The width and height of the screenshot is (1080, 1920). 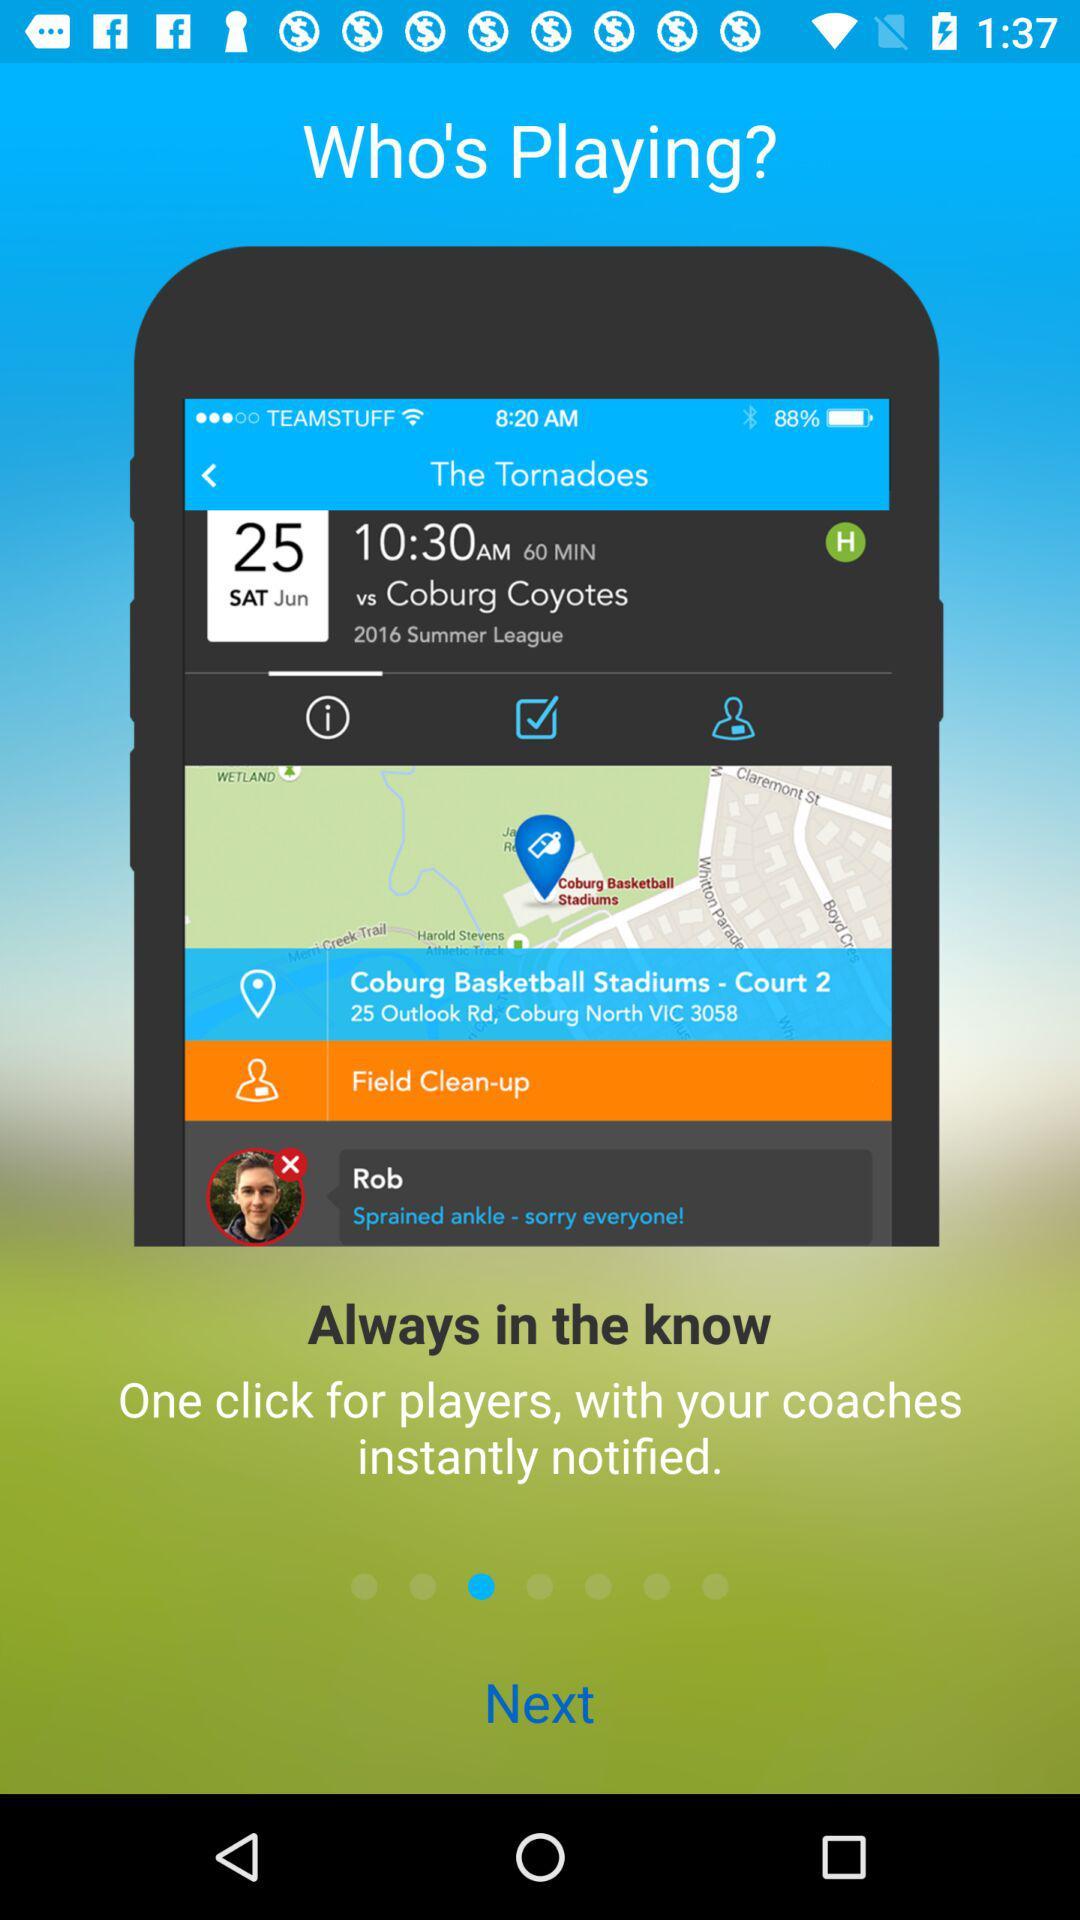 I want to click on the item above the next icon, so click(x=540, y=1585).